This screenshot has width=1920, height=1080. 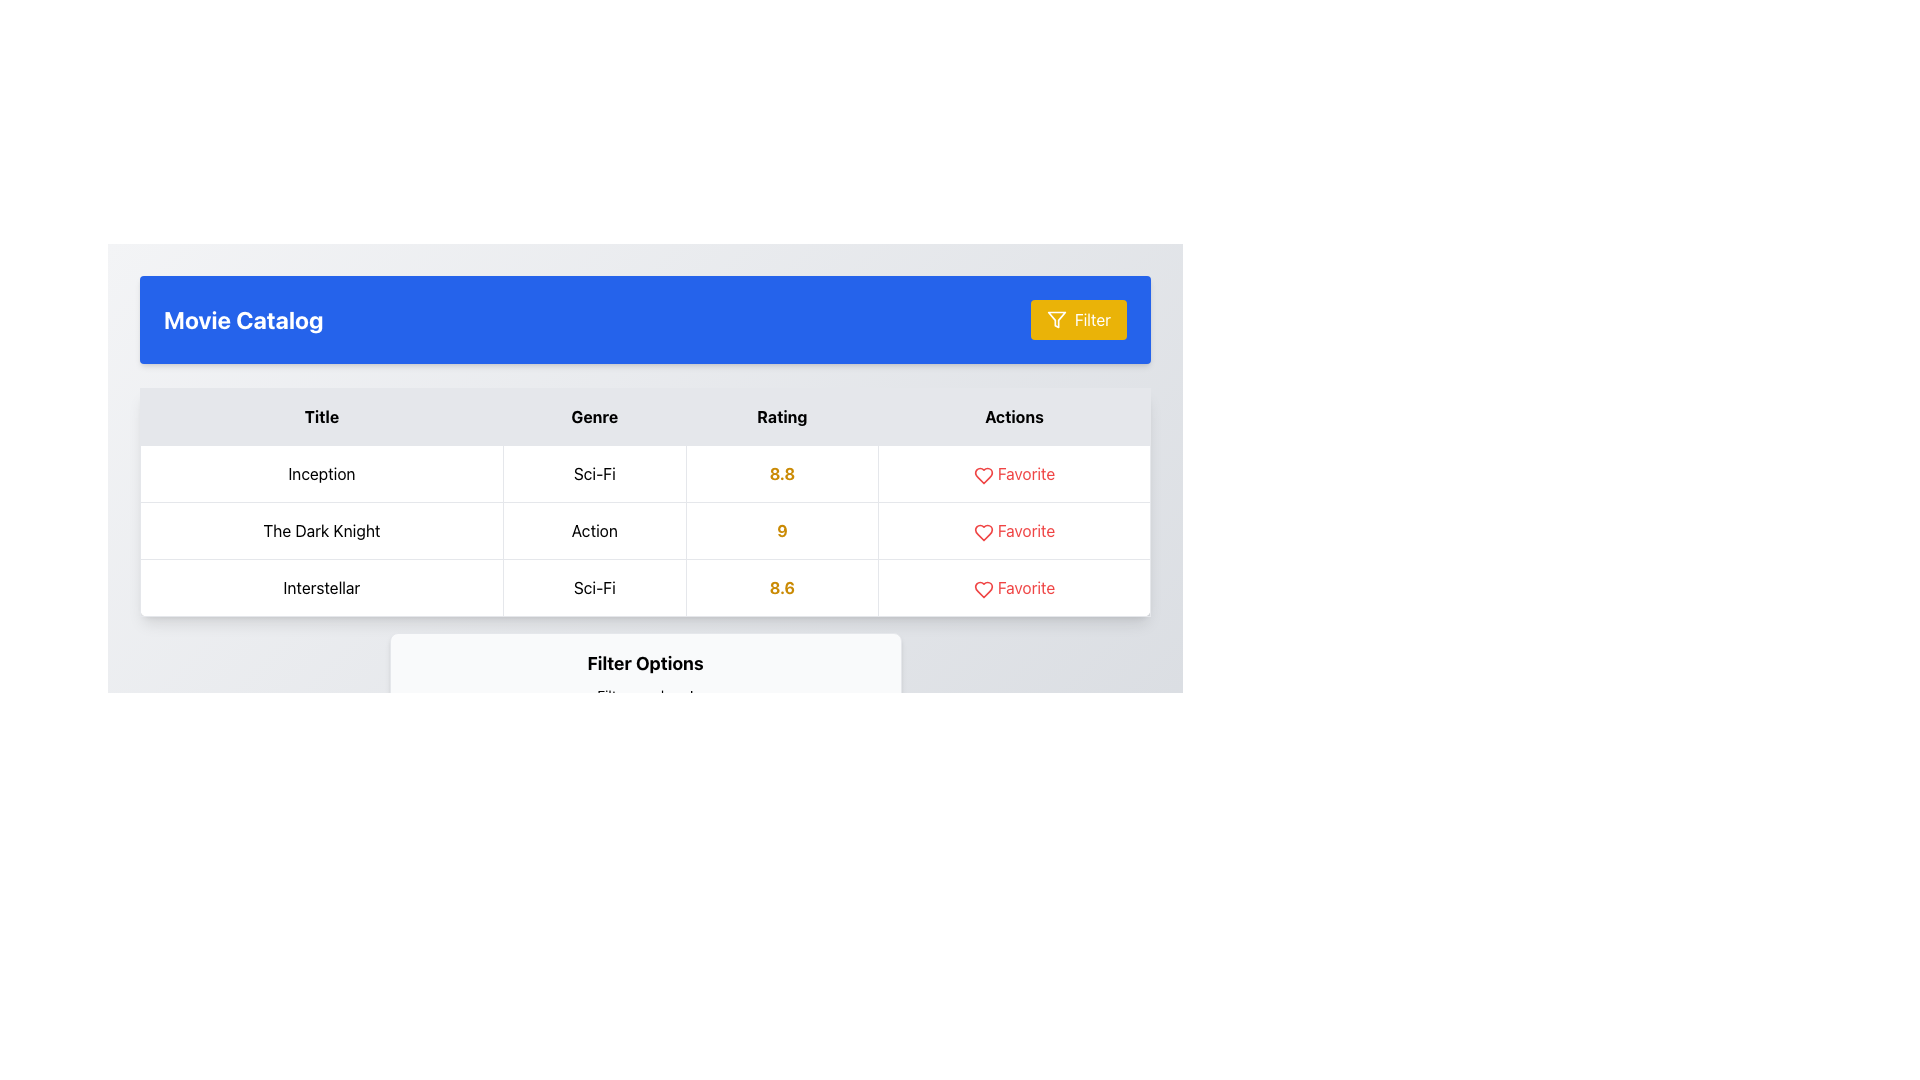 What do you see at coordinates (983, 531) in the screenshot?
I see `the heart-shaped icon next to the 'Favorite' label in the 'Actions' column of the row for the movie 'Inception'` at bounding box center [983, 531].